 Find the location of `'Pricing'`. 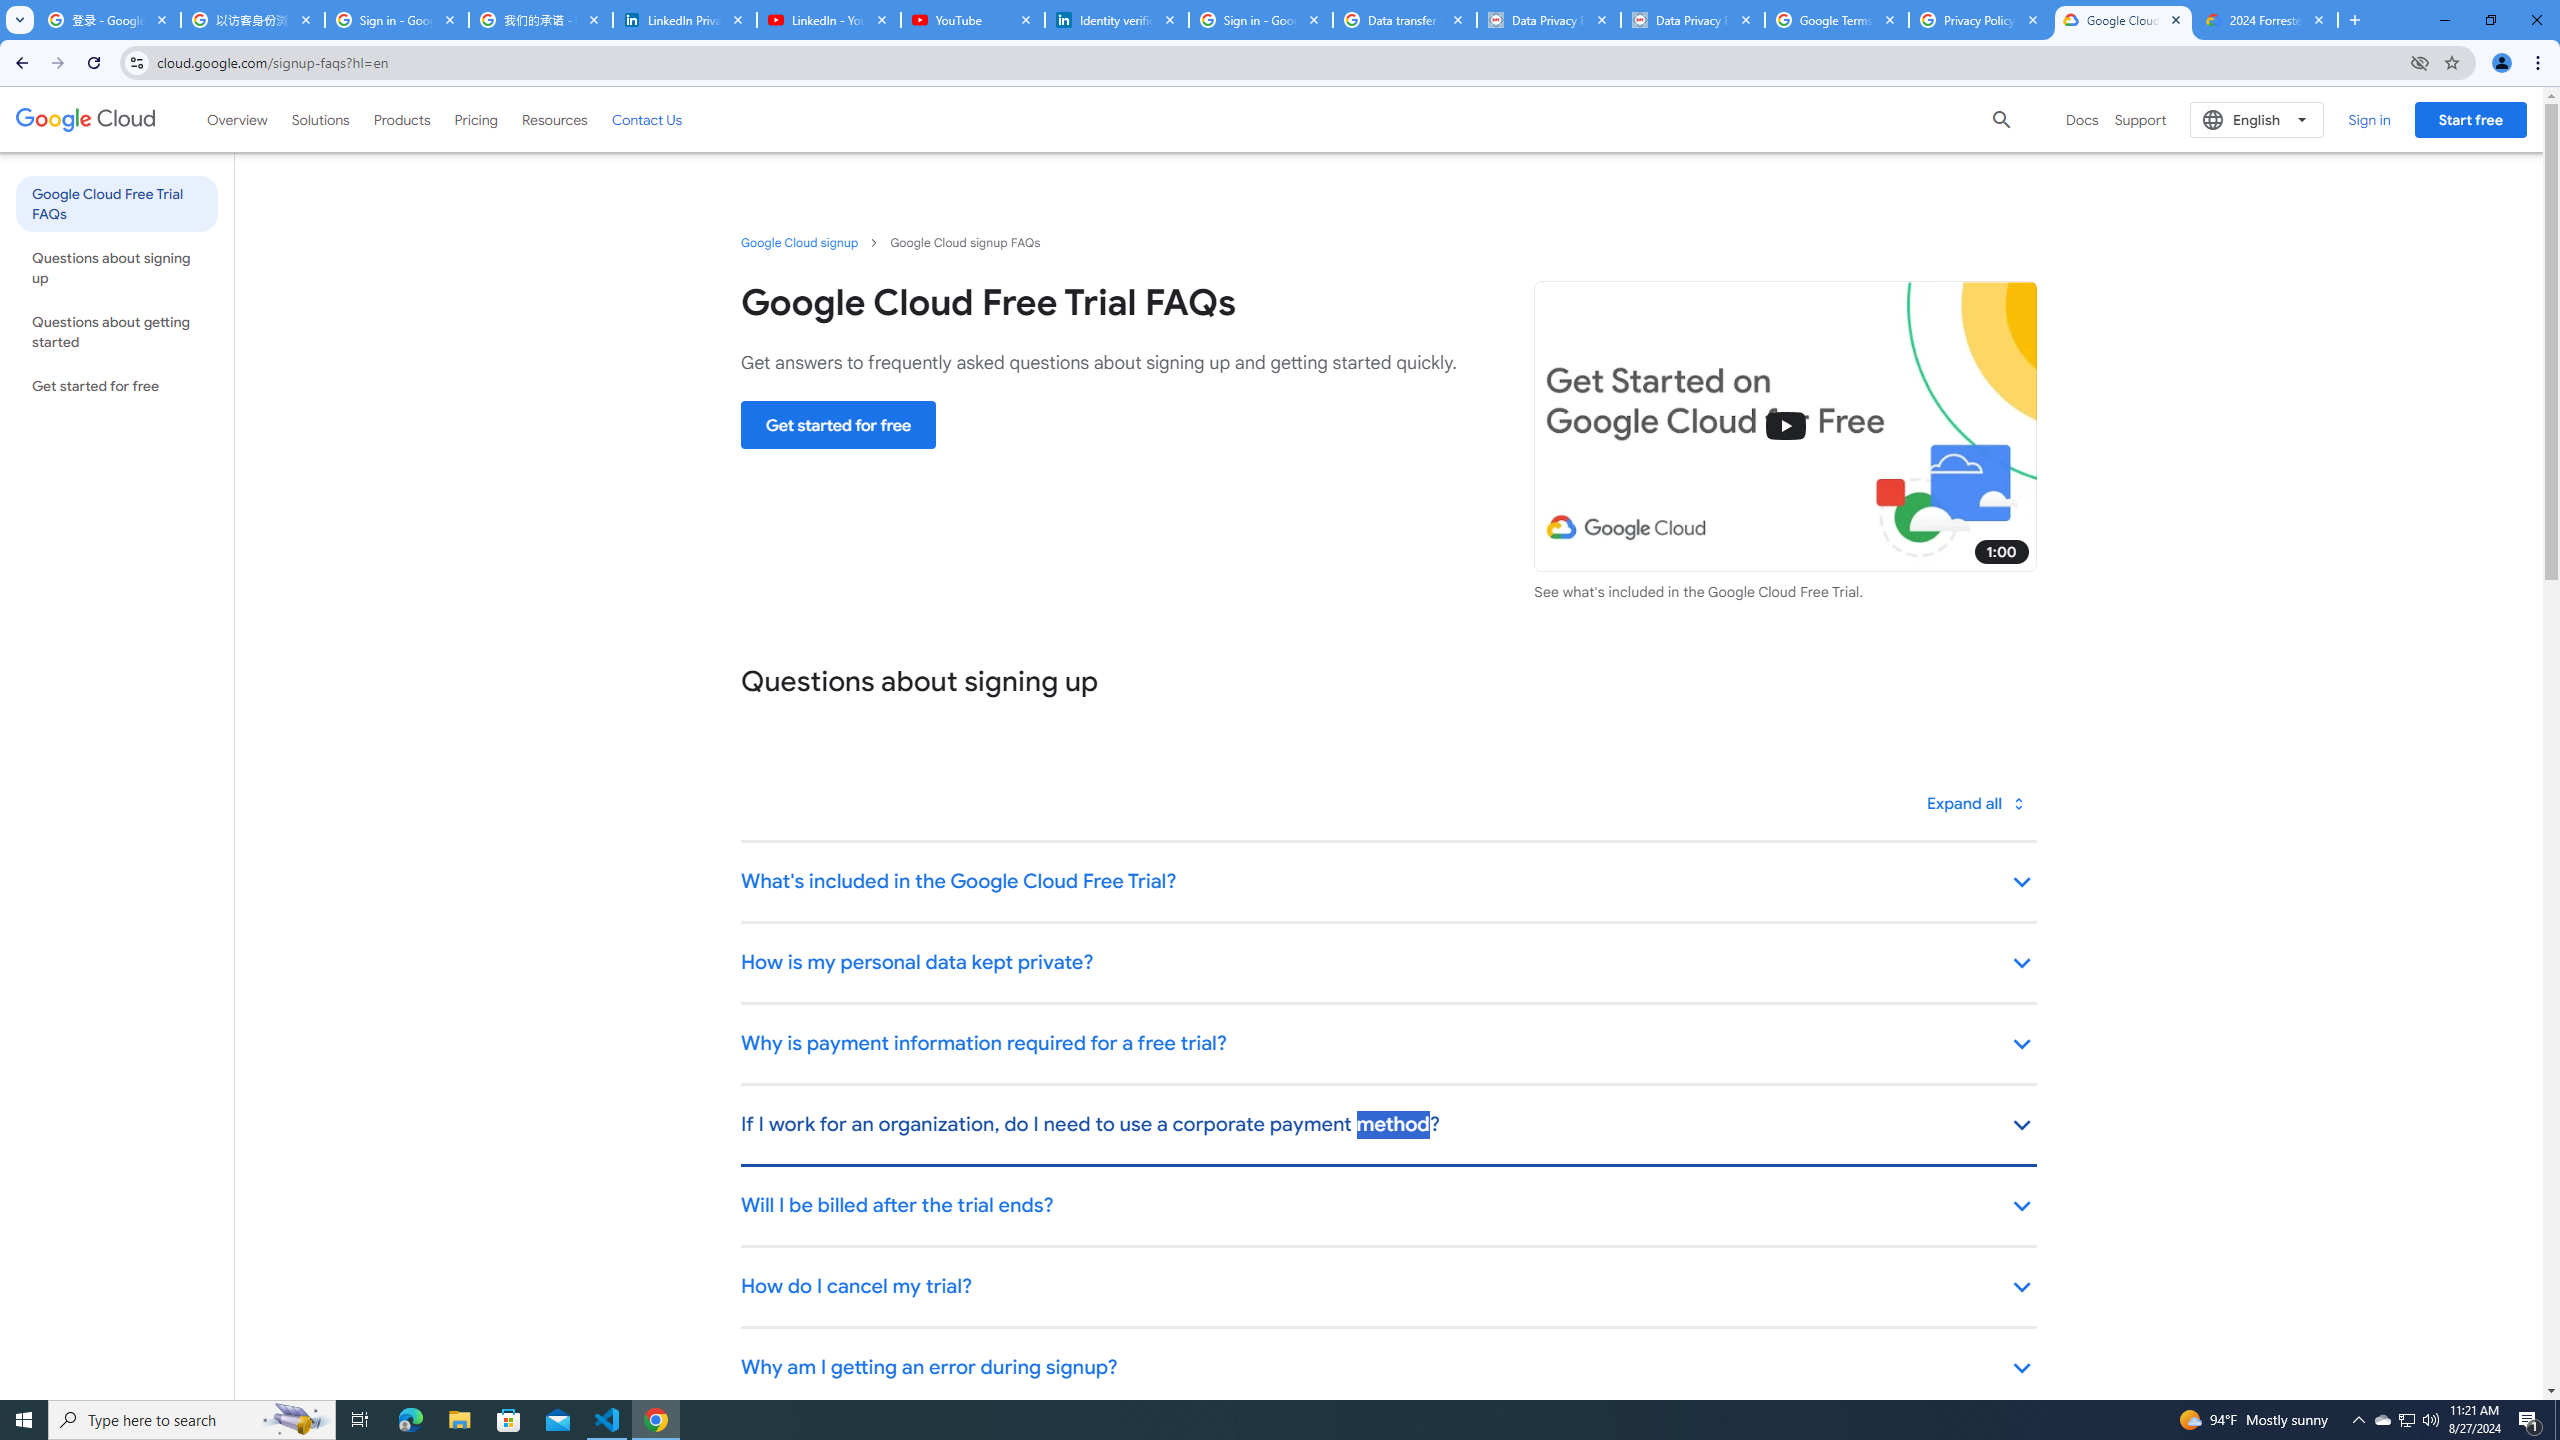

'Pricing' is located at coordinates (476, 118).